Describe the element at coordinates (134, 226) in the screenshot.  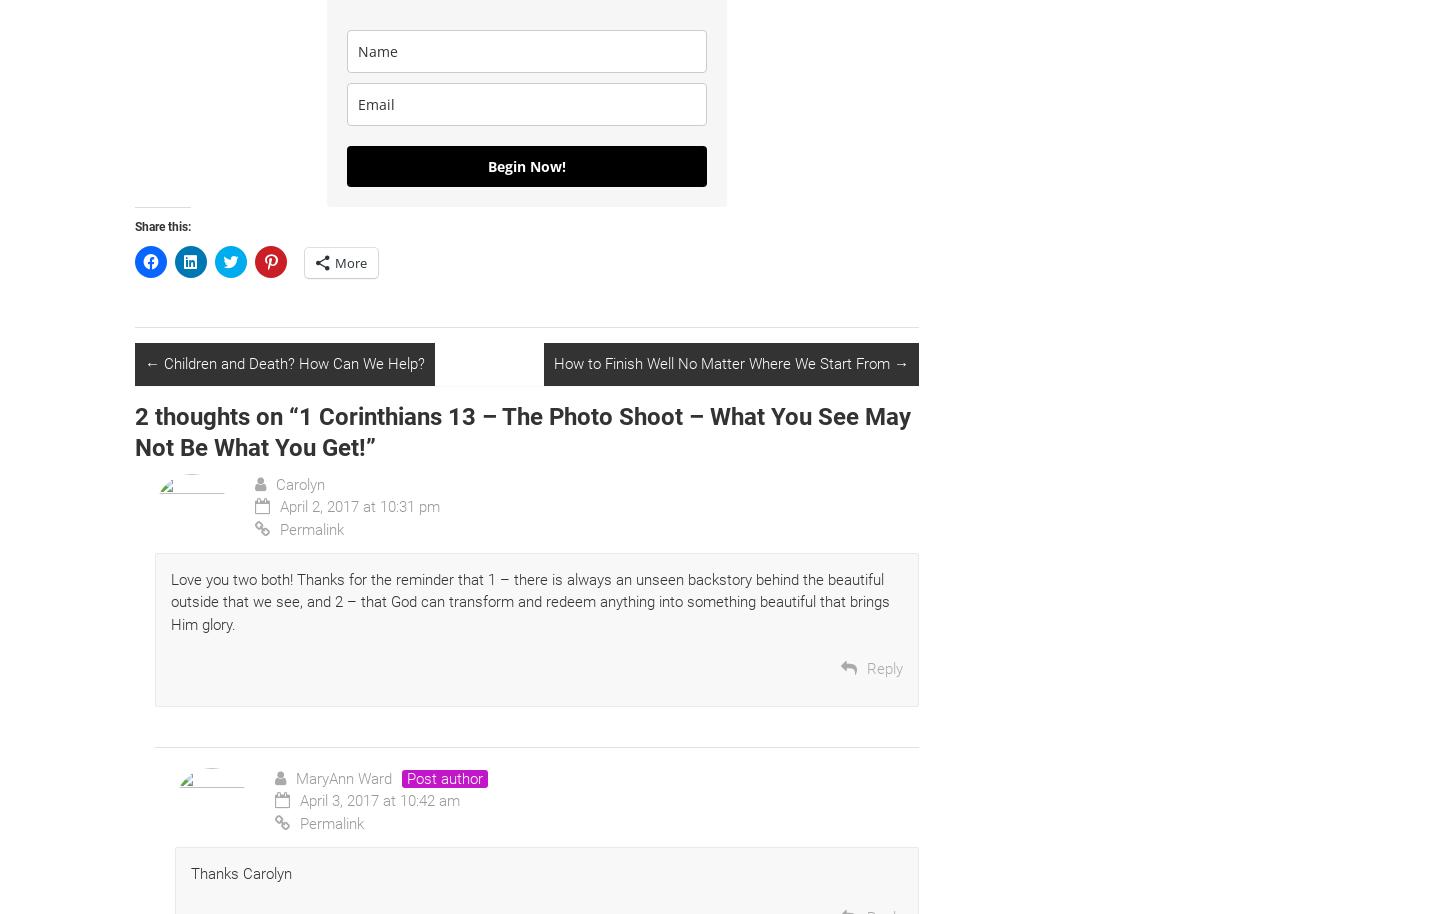
I see `'Share this:'` at that location.